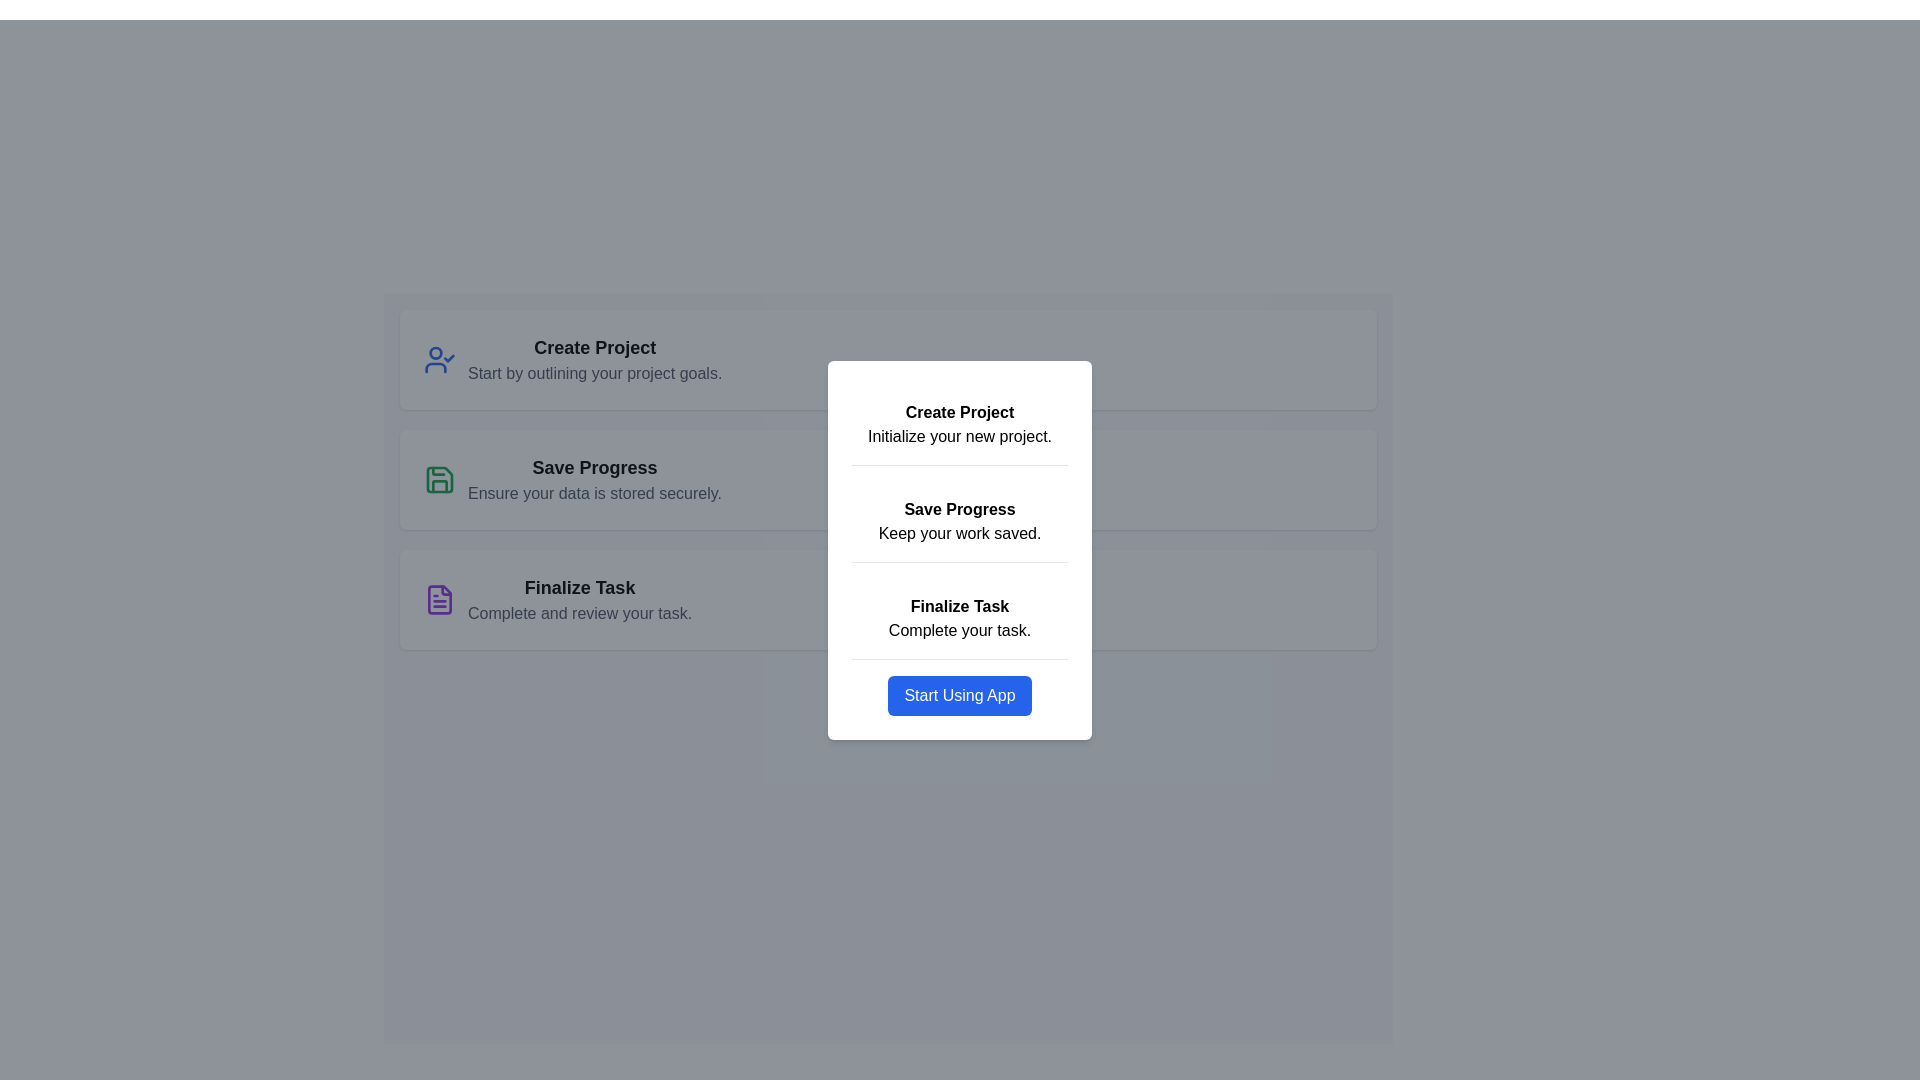 This screenshot has width=1920, height=1080. What do you see at coordinates (594, 493) in the screenshot?
I see `the static text displaying 'Ensure your data is stored securely.' which is located directly below the 'Save Progress' title` at bounding box center [594, 493].